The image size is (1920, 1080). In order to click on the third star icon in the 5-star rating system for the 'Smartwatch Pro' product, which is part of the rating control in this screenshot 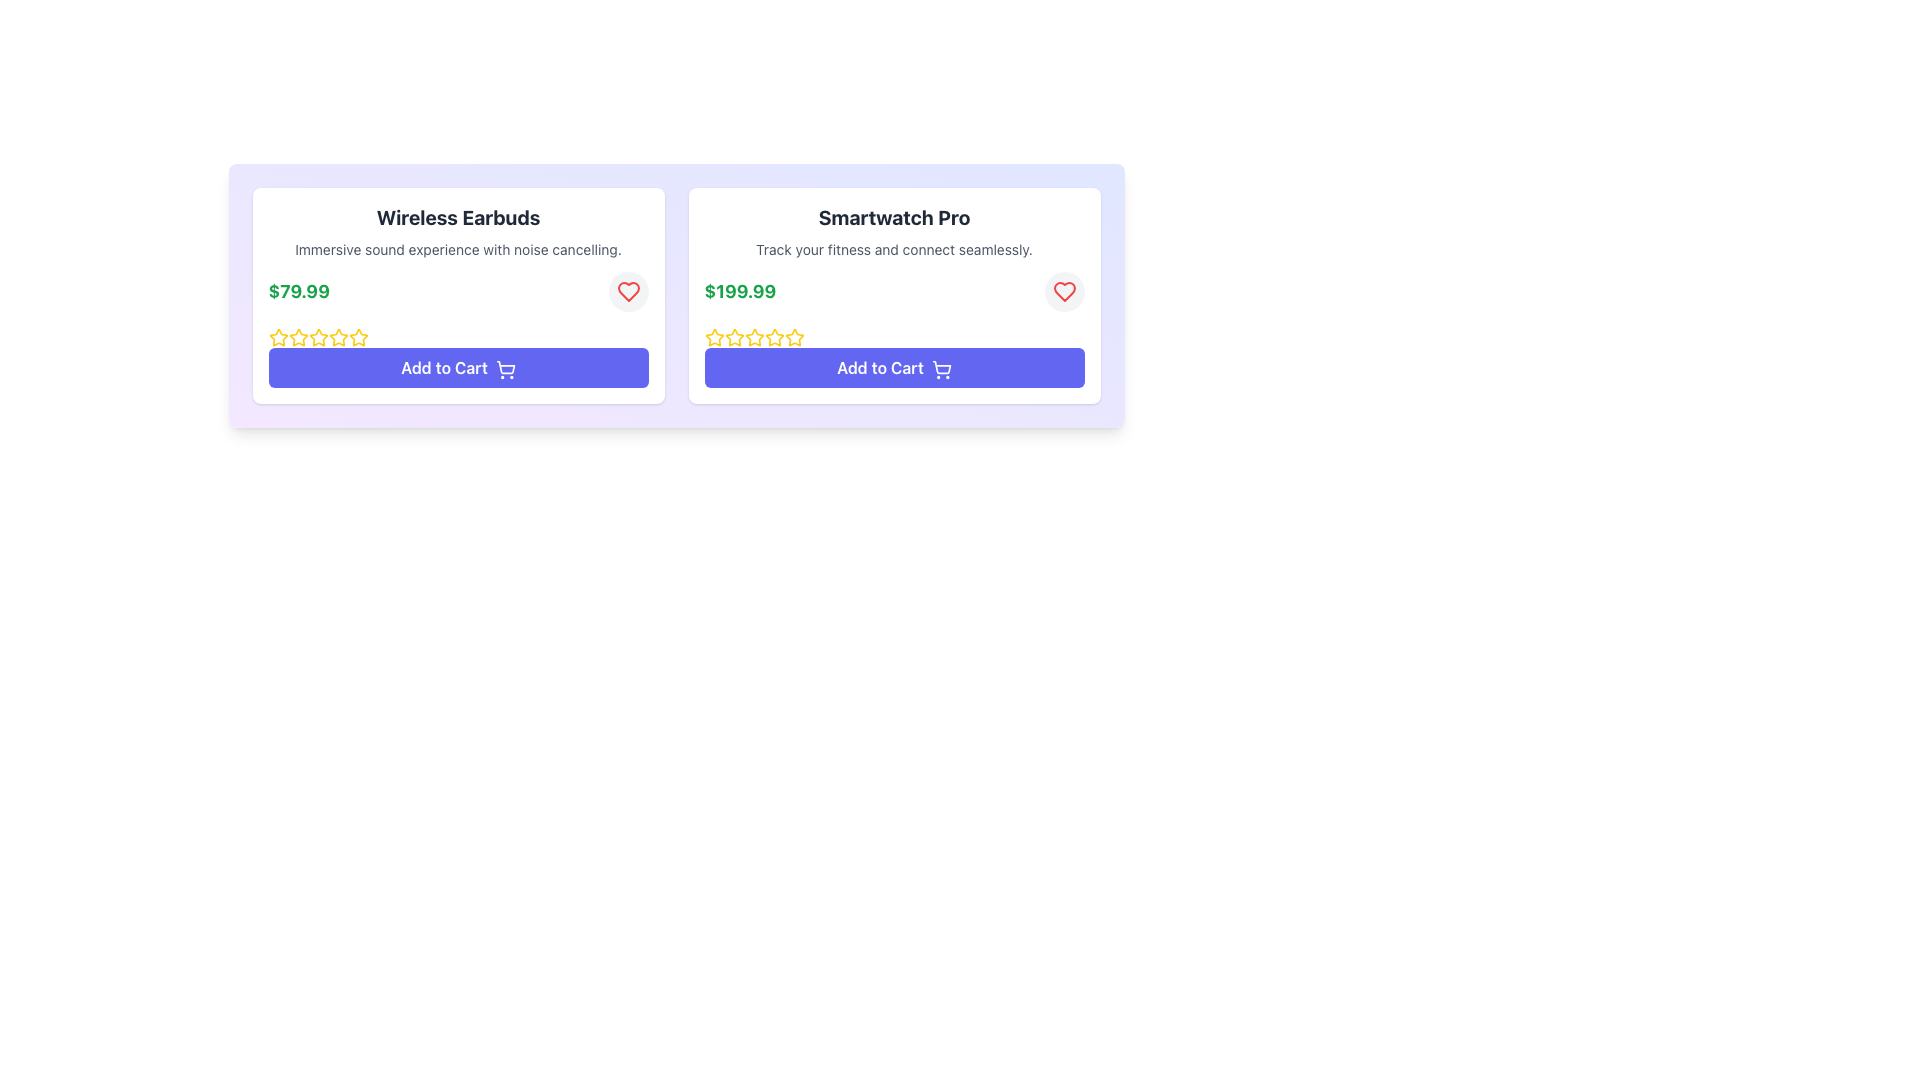, I will do `click(773, 336)`.